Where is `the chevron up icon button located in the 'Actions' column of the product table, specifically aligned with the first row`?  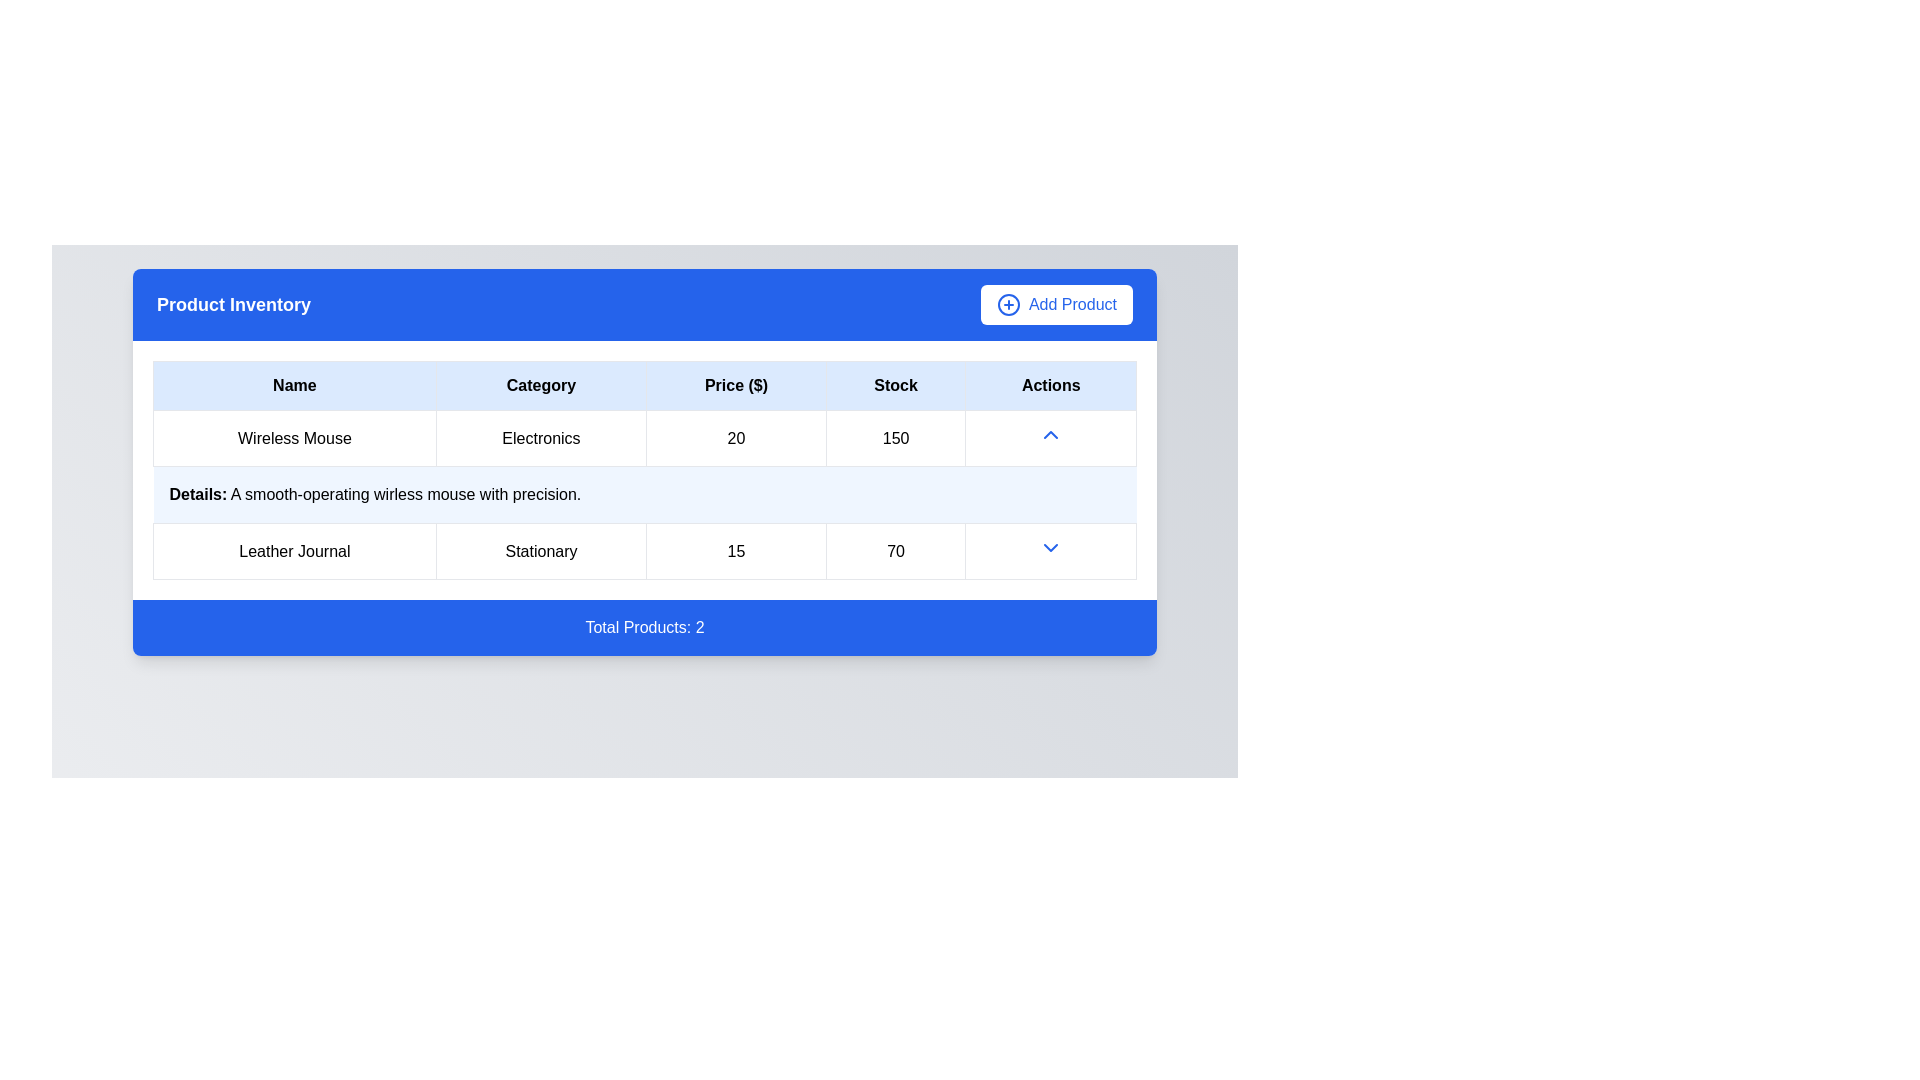
the chevron up icon button located in the 'Actions' column of the product table, specifically aligned with the first row is located at coordinates (1050, 434).